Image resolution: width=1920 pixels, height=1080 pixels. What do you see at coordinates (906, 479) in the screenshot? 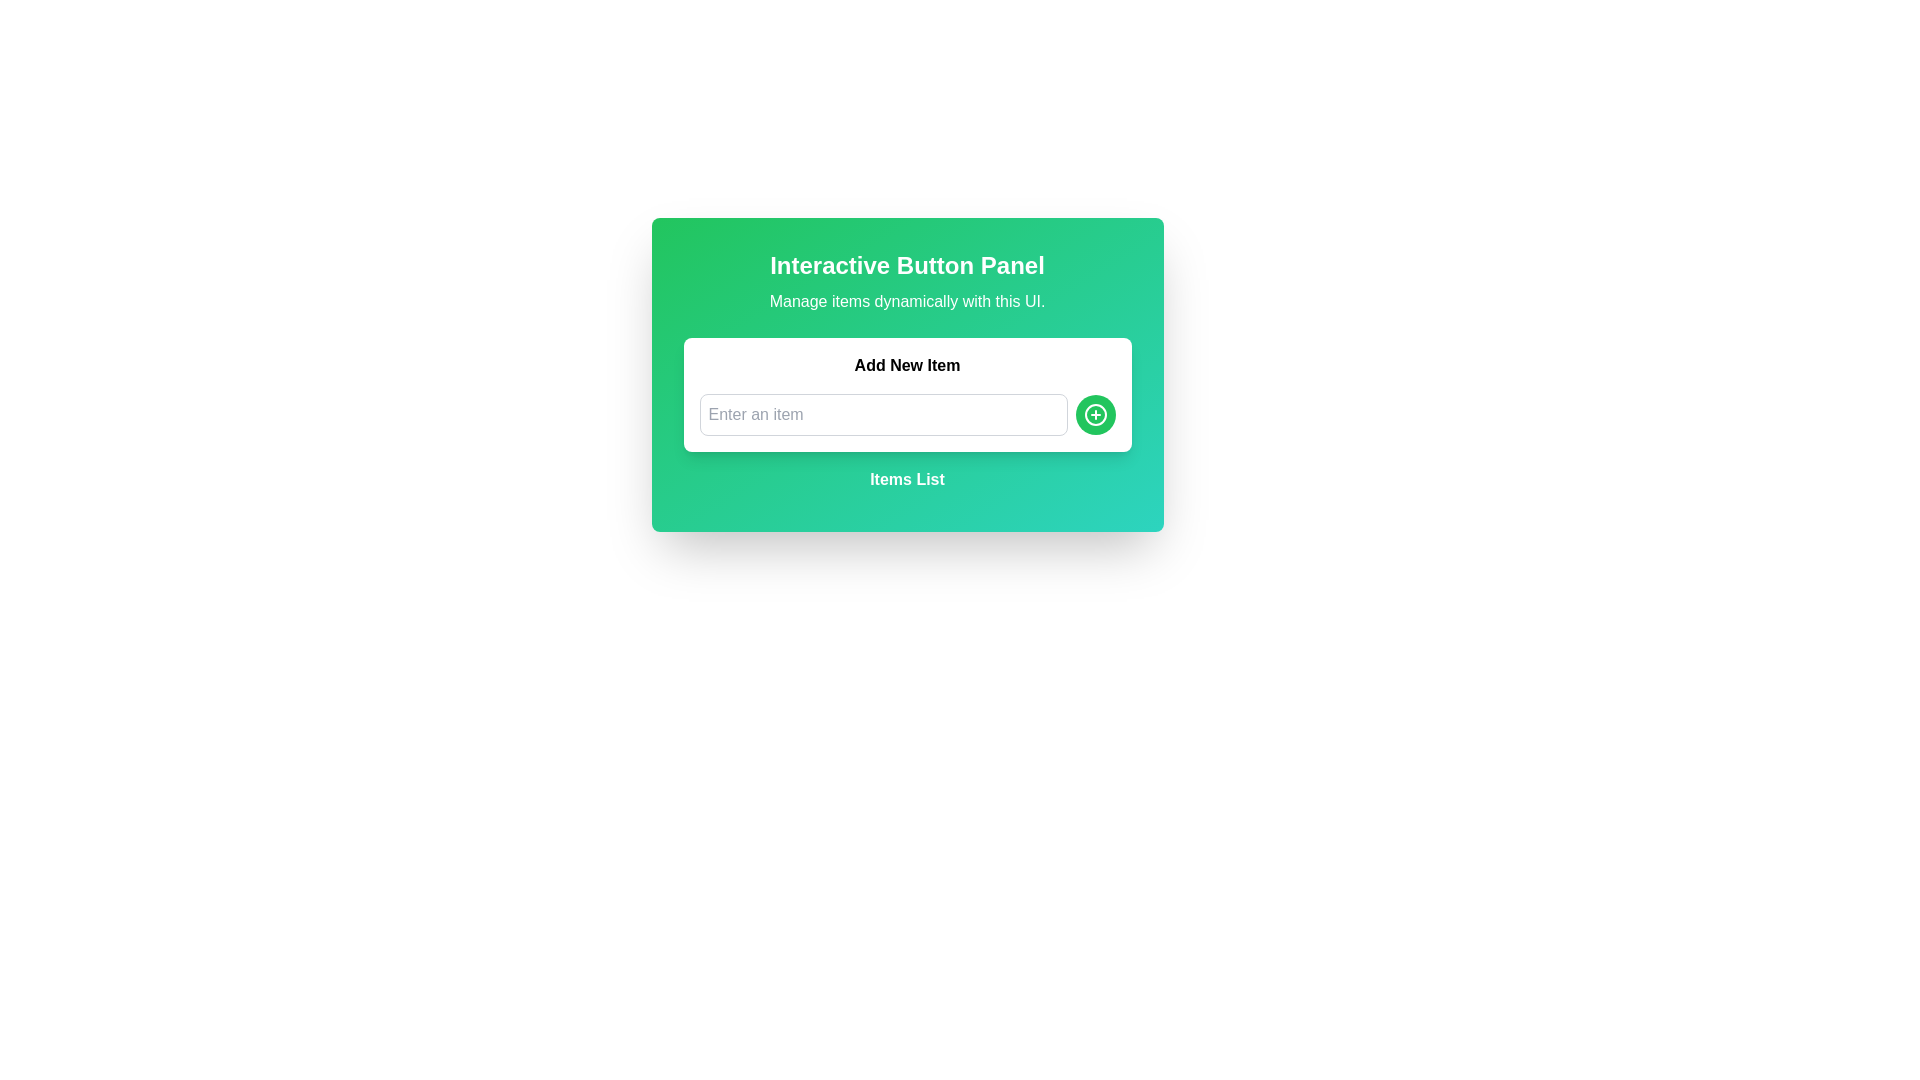
I see `the 'Items List' header text element, which is styled with bold, white text on a green background and positioned below the 'Add New Item' section` at bounding box center [906, 479].